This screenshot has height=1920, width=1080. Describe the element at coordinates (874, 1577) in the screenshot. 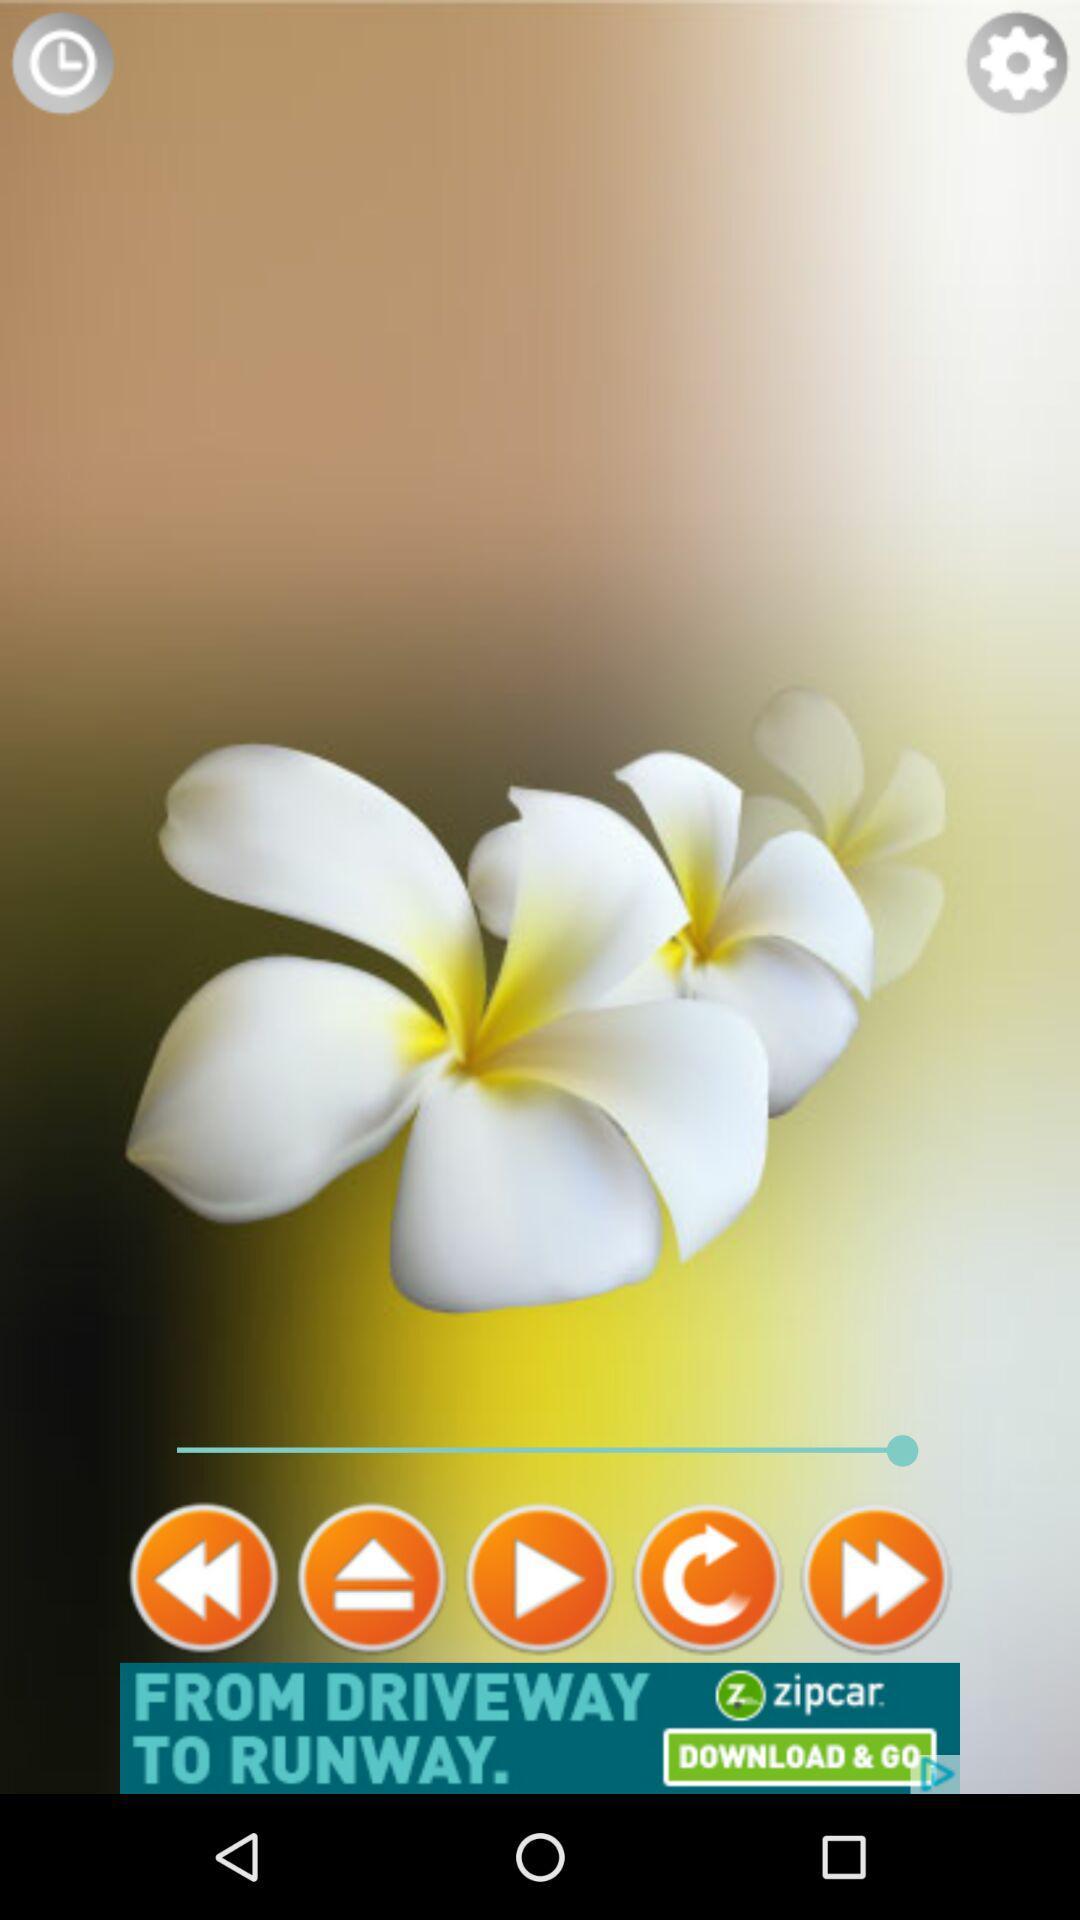

I see `next button` at that location.